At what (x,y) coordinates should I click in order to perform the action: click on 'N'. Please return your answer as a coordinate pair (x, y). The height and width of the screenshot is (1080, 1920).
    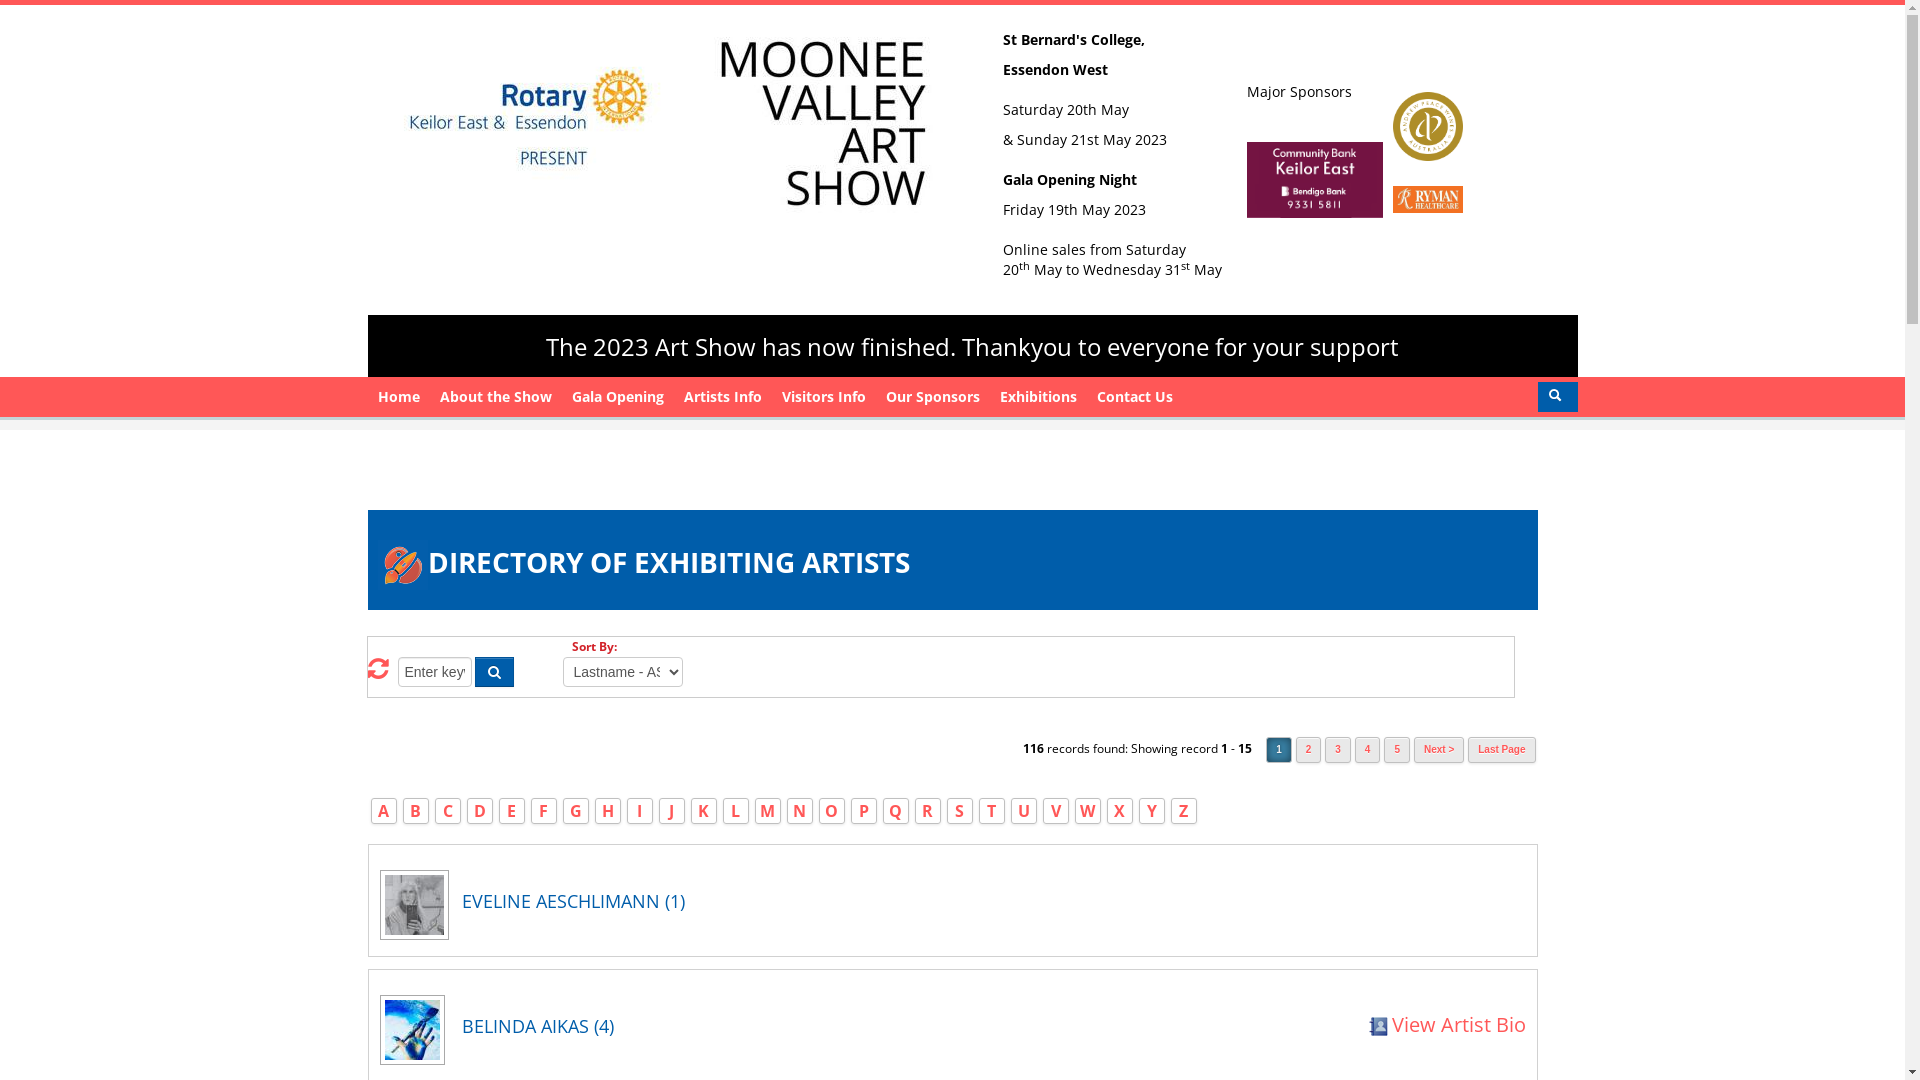
    Looking at the image, I should click on (798, 810).